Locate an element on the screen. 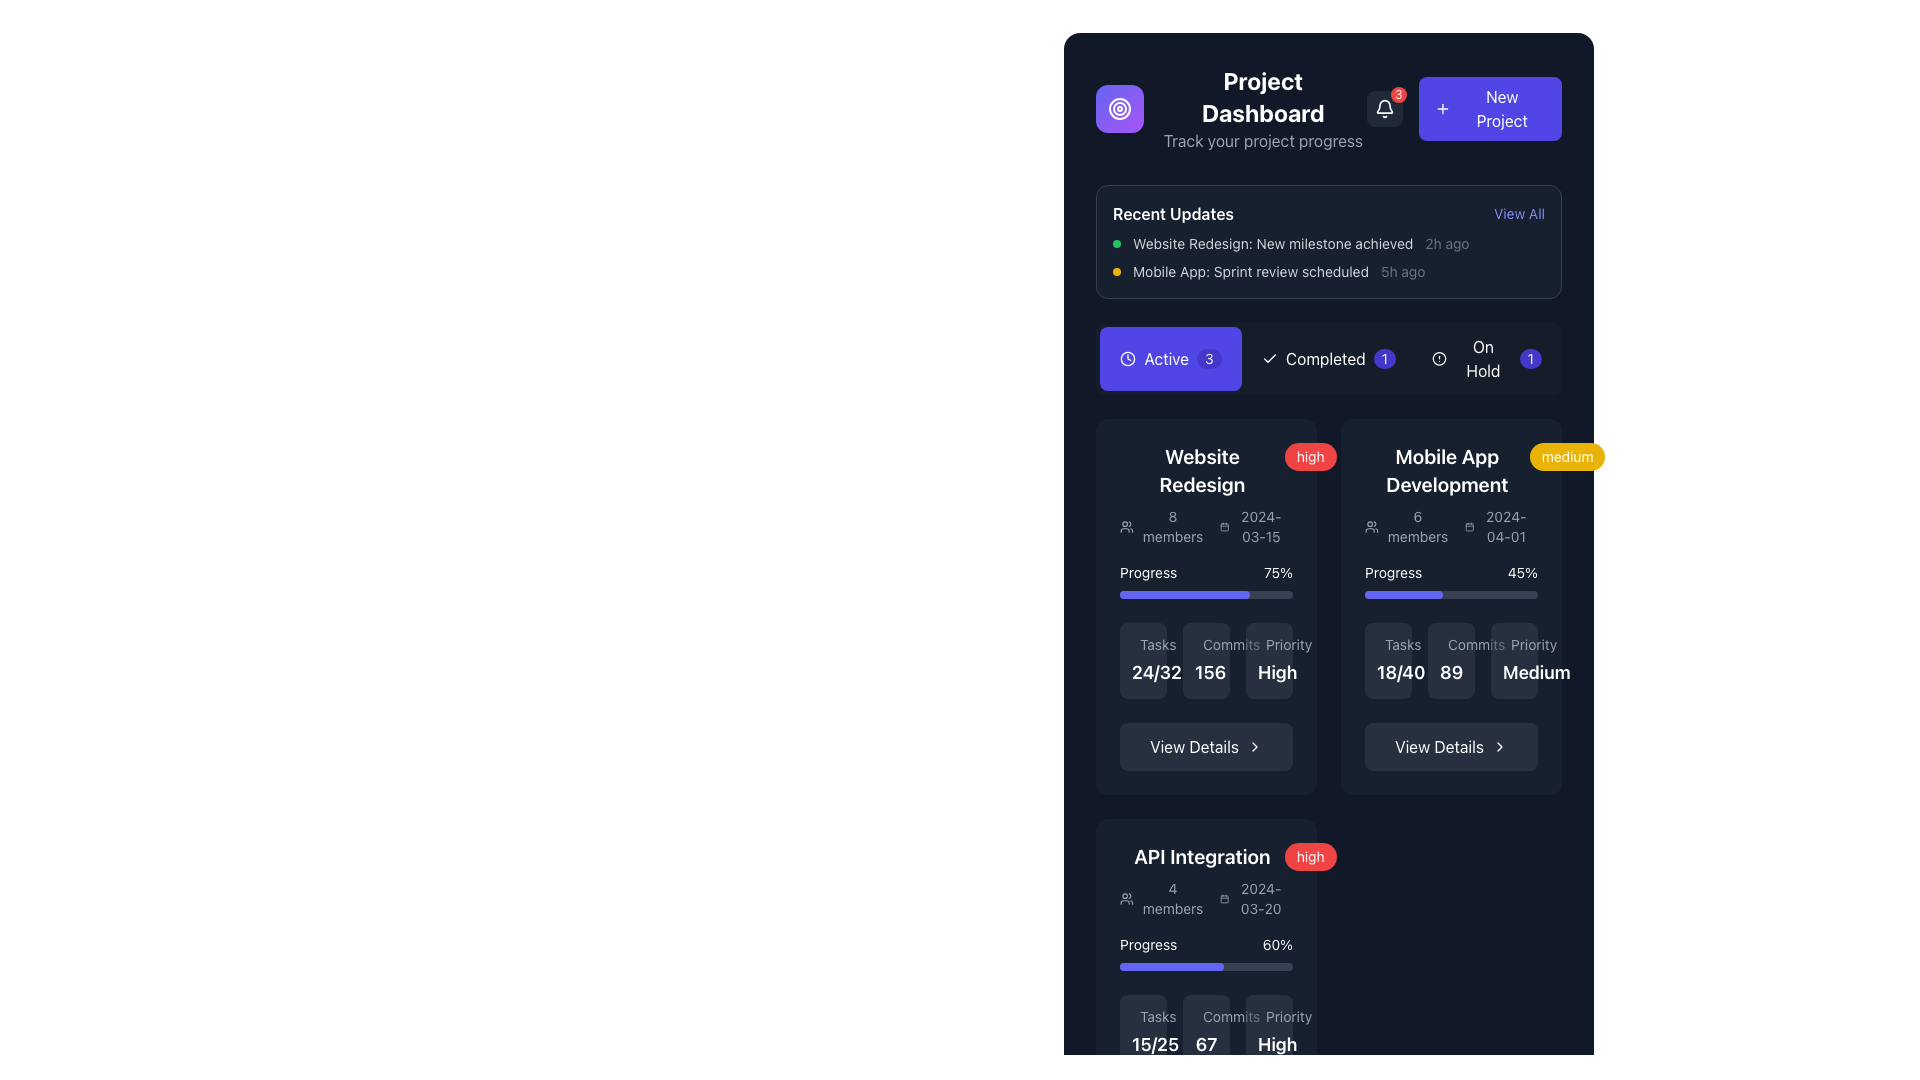 The image size is (1920, 1080). the 'View Details' button located at the bottom center of the 'Mobile App Development' card to change its color to indigo is located at coordinates (1451, 747).